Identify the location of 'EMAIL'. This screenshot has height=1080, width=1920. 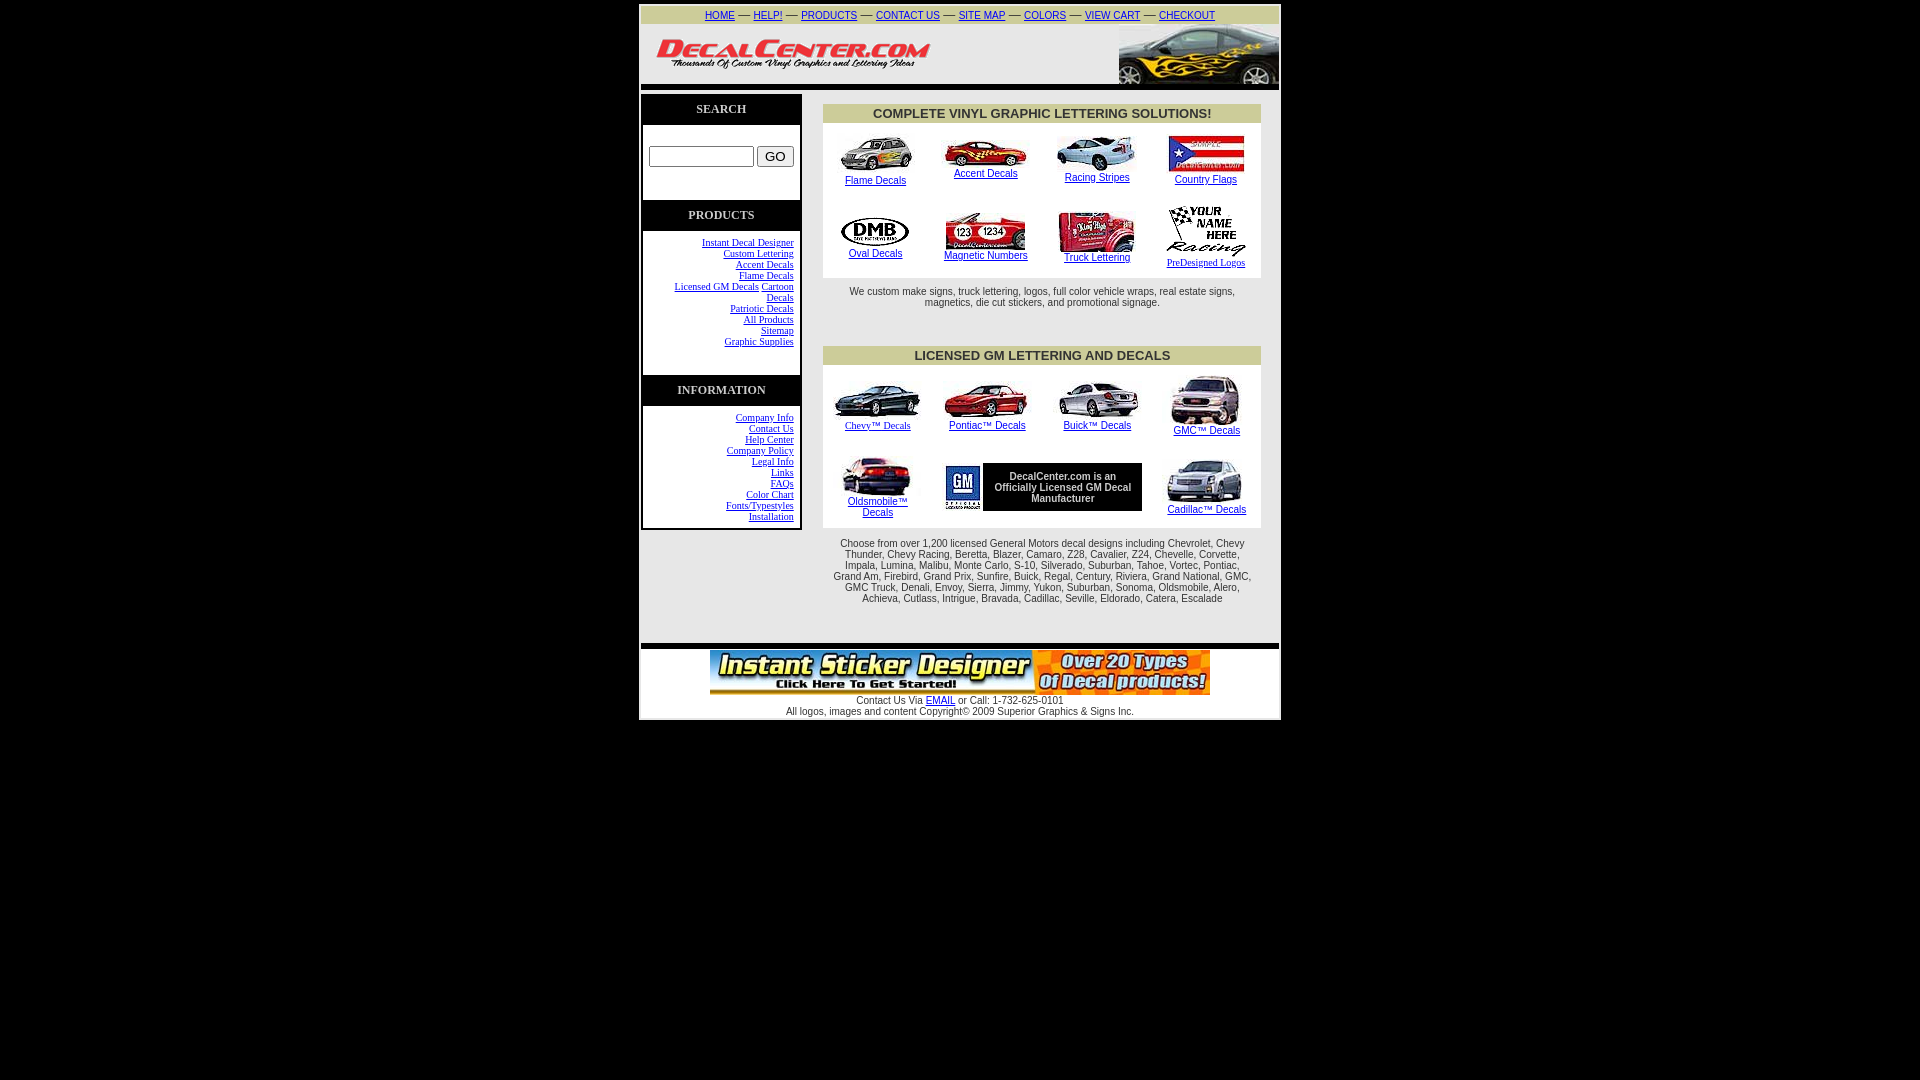
(939, 699).